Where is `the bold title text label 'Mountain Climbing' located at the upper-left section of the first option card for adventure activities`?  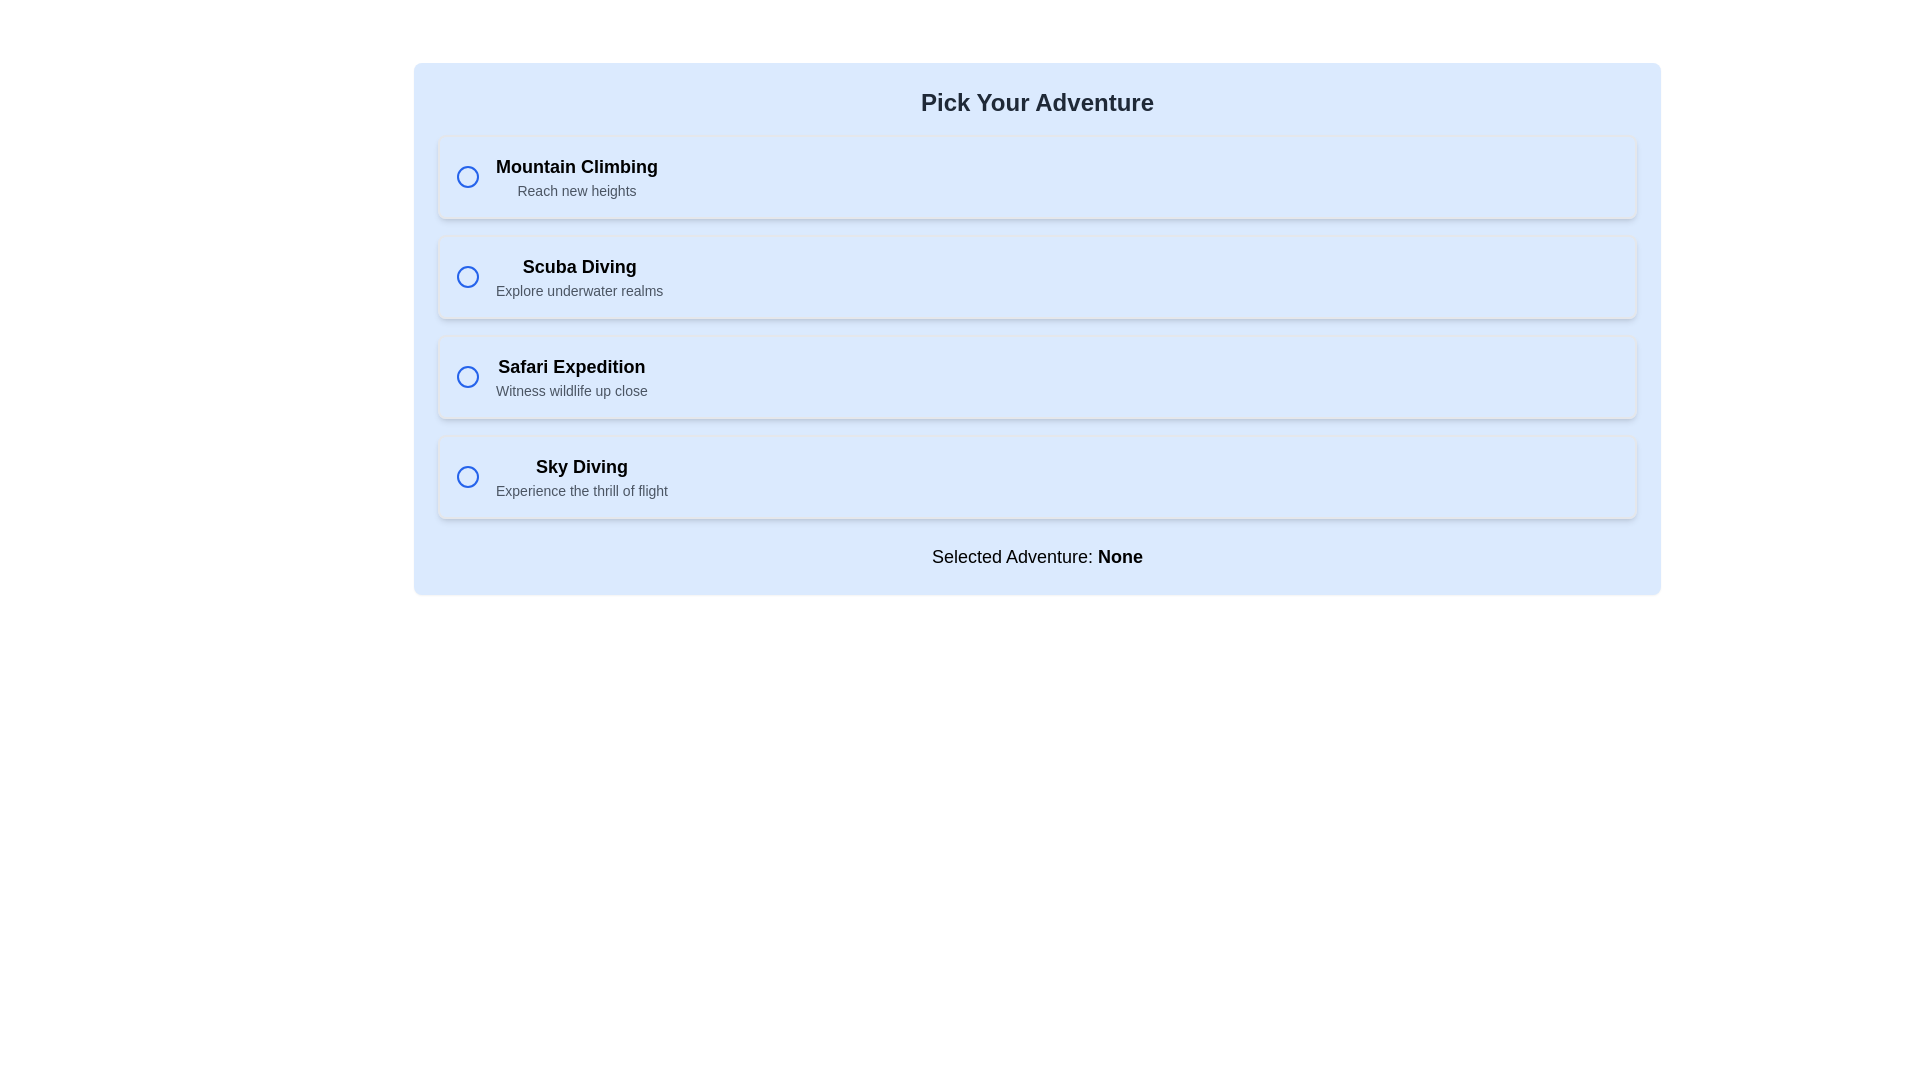 the bold title text label 'Mountain Climbing' located at the upper-left section of the first option card for adventure activities is located at coordinates (575, 165).